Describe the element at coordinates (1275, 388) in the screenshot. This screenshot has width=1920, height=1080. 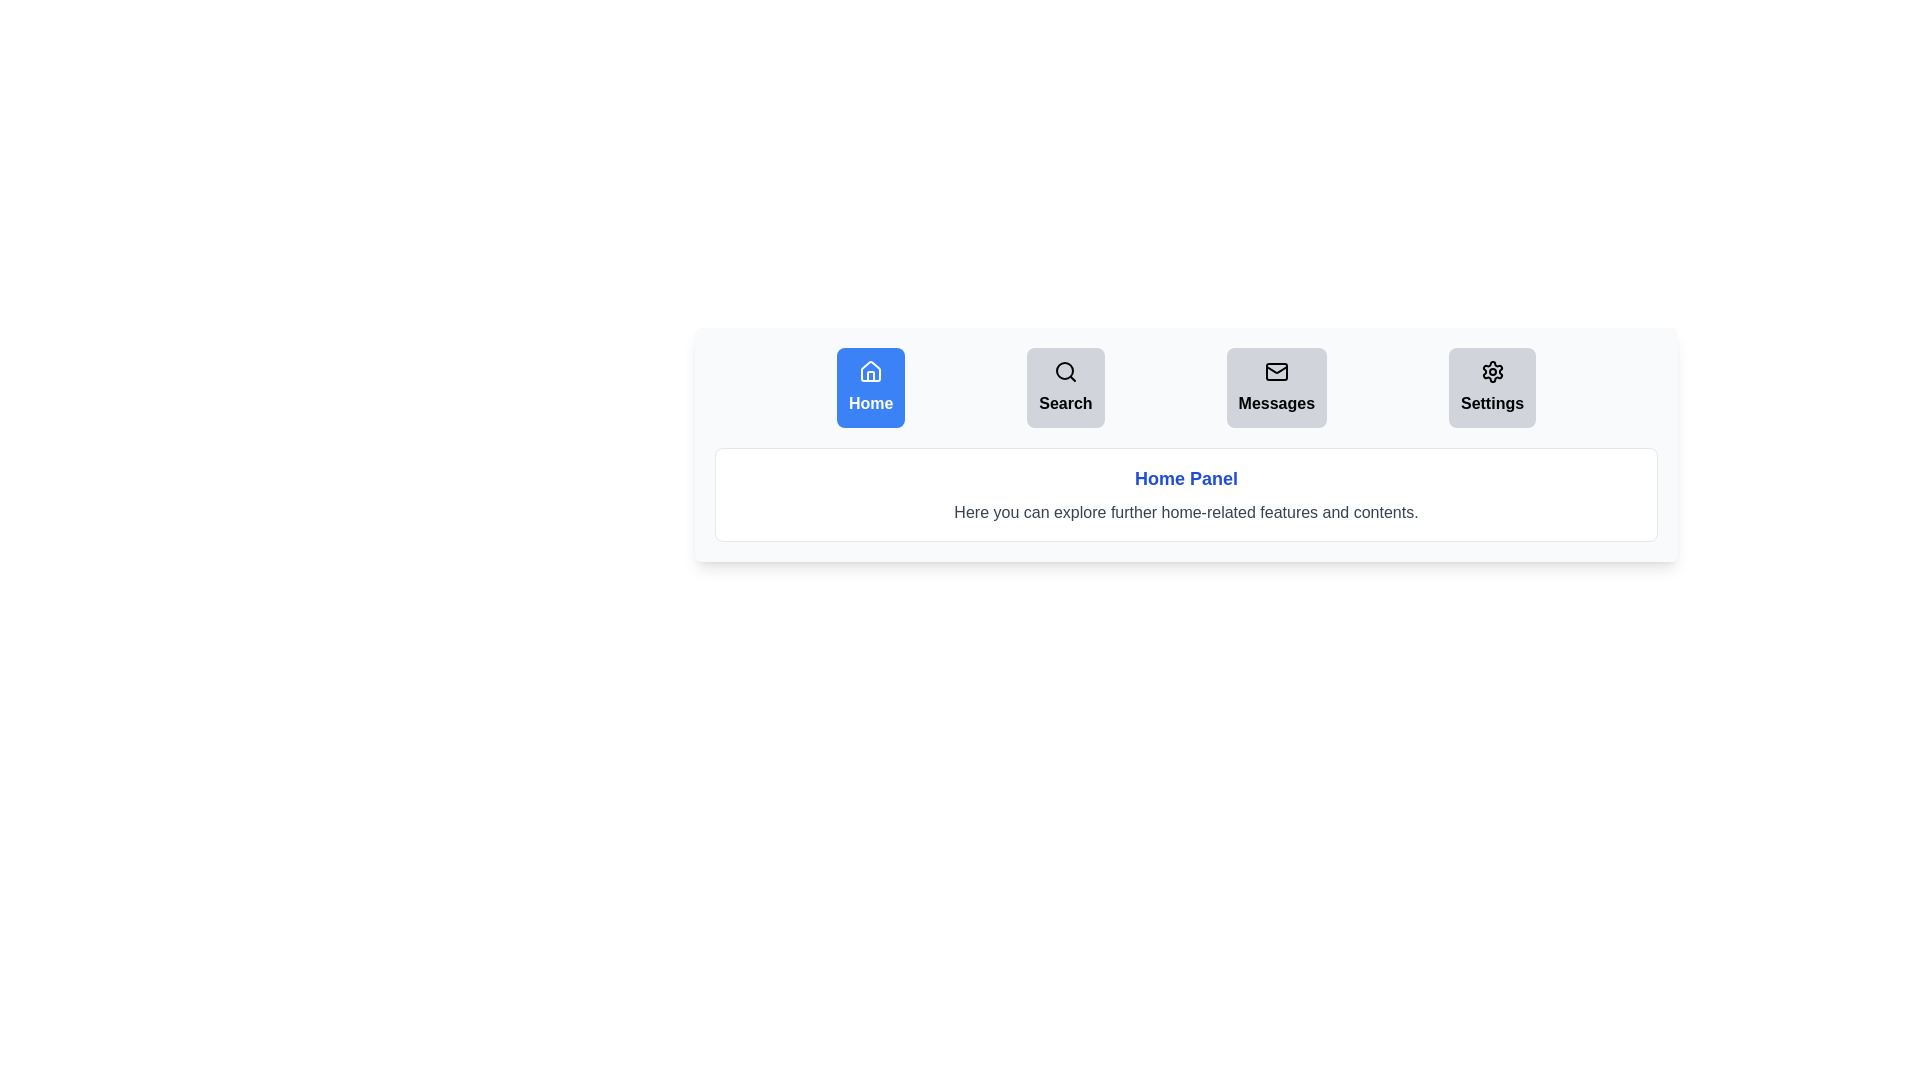
I see `the 'Messages' button, which is a rectangular button with a light gray background and a black envelope icon` at that location.